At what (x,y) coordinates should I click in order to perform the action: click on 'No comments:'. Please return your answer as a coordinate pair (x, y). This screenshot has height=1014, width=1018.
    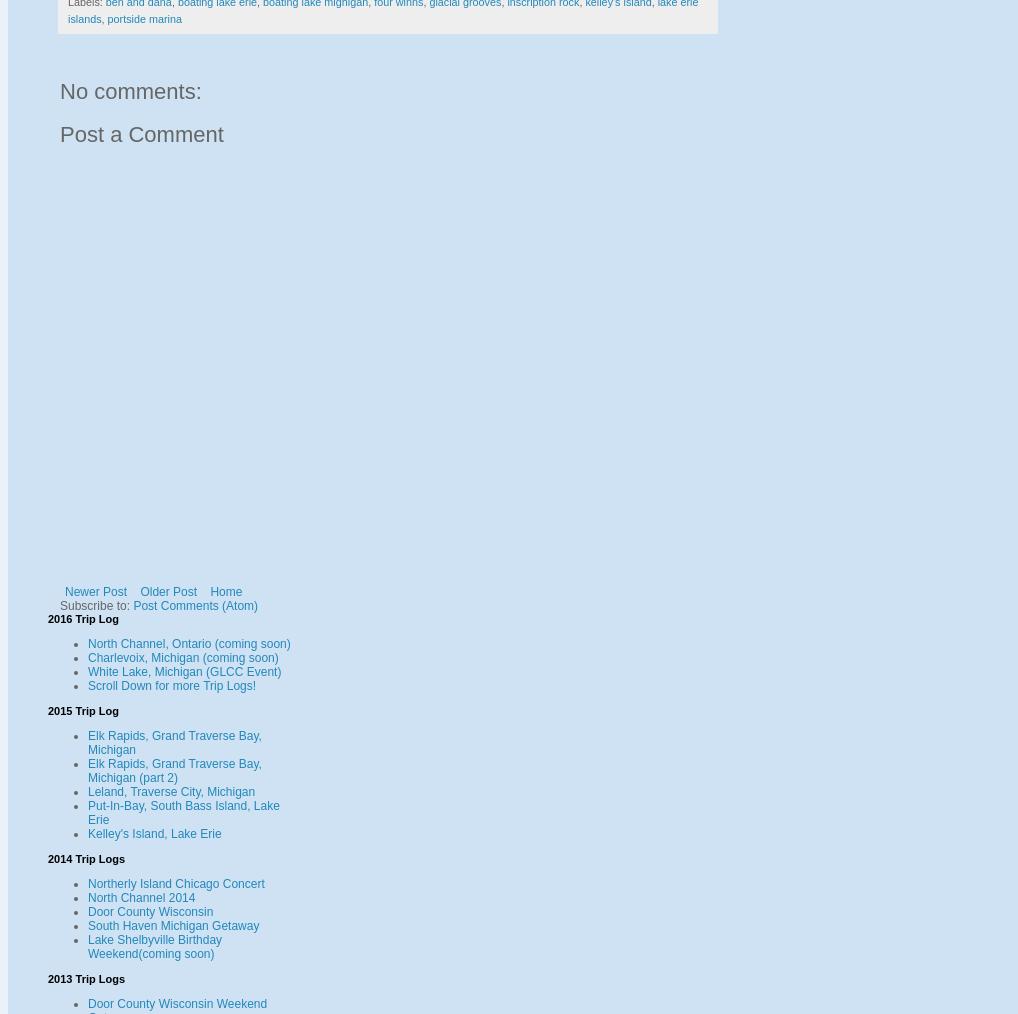
    Looking at the image, I should click on (129, 91).